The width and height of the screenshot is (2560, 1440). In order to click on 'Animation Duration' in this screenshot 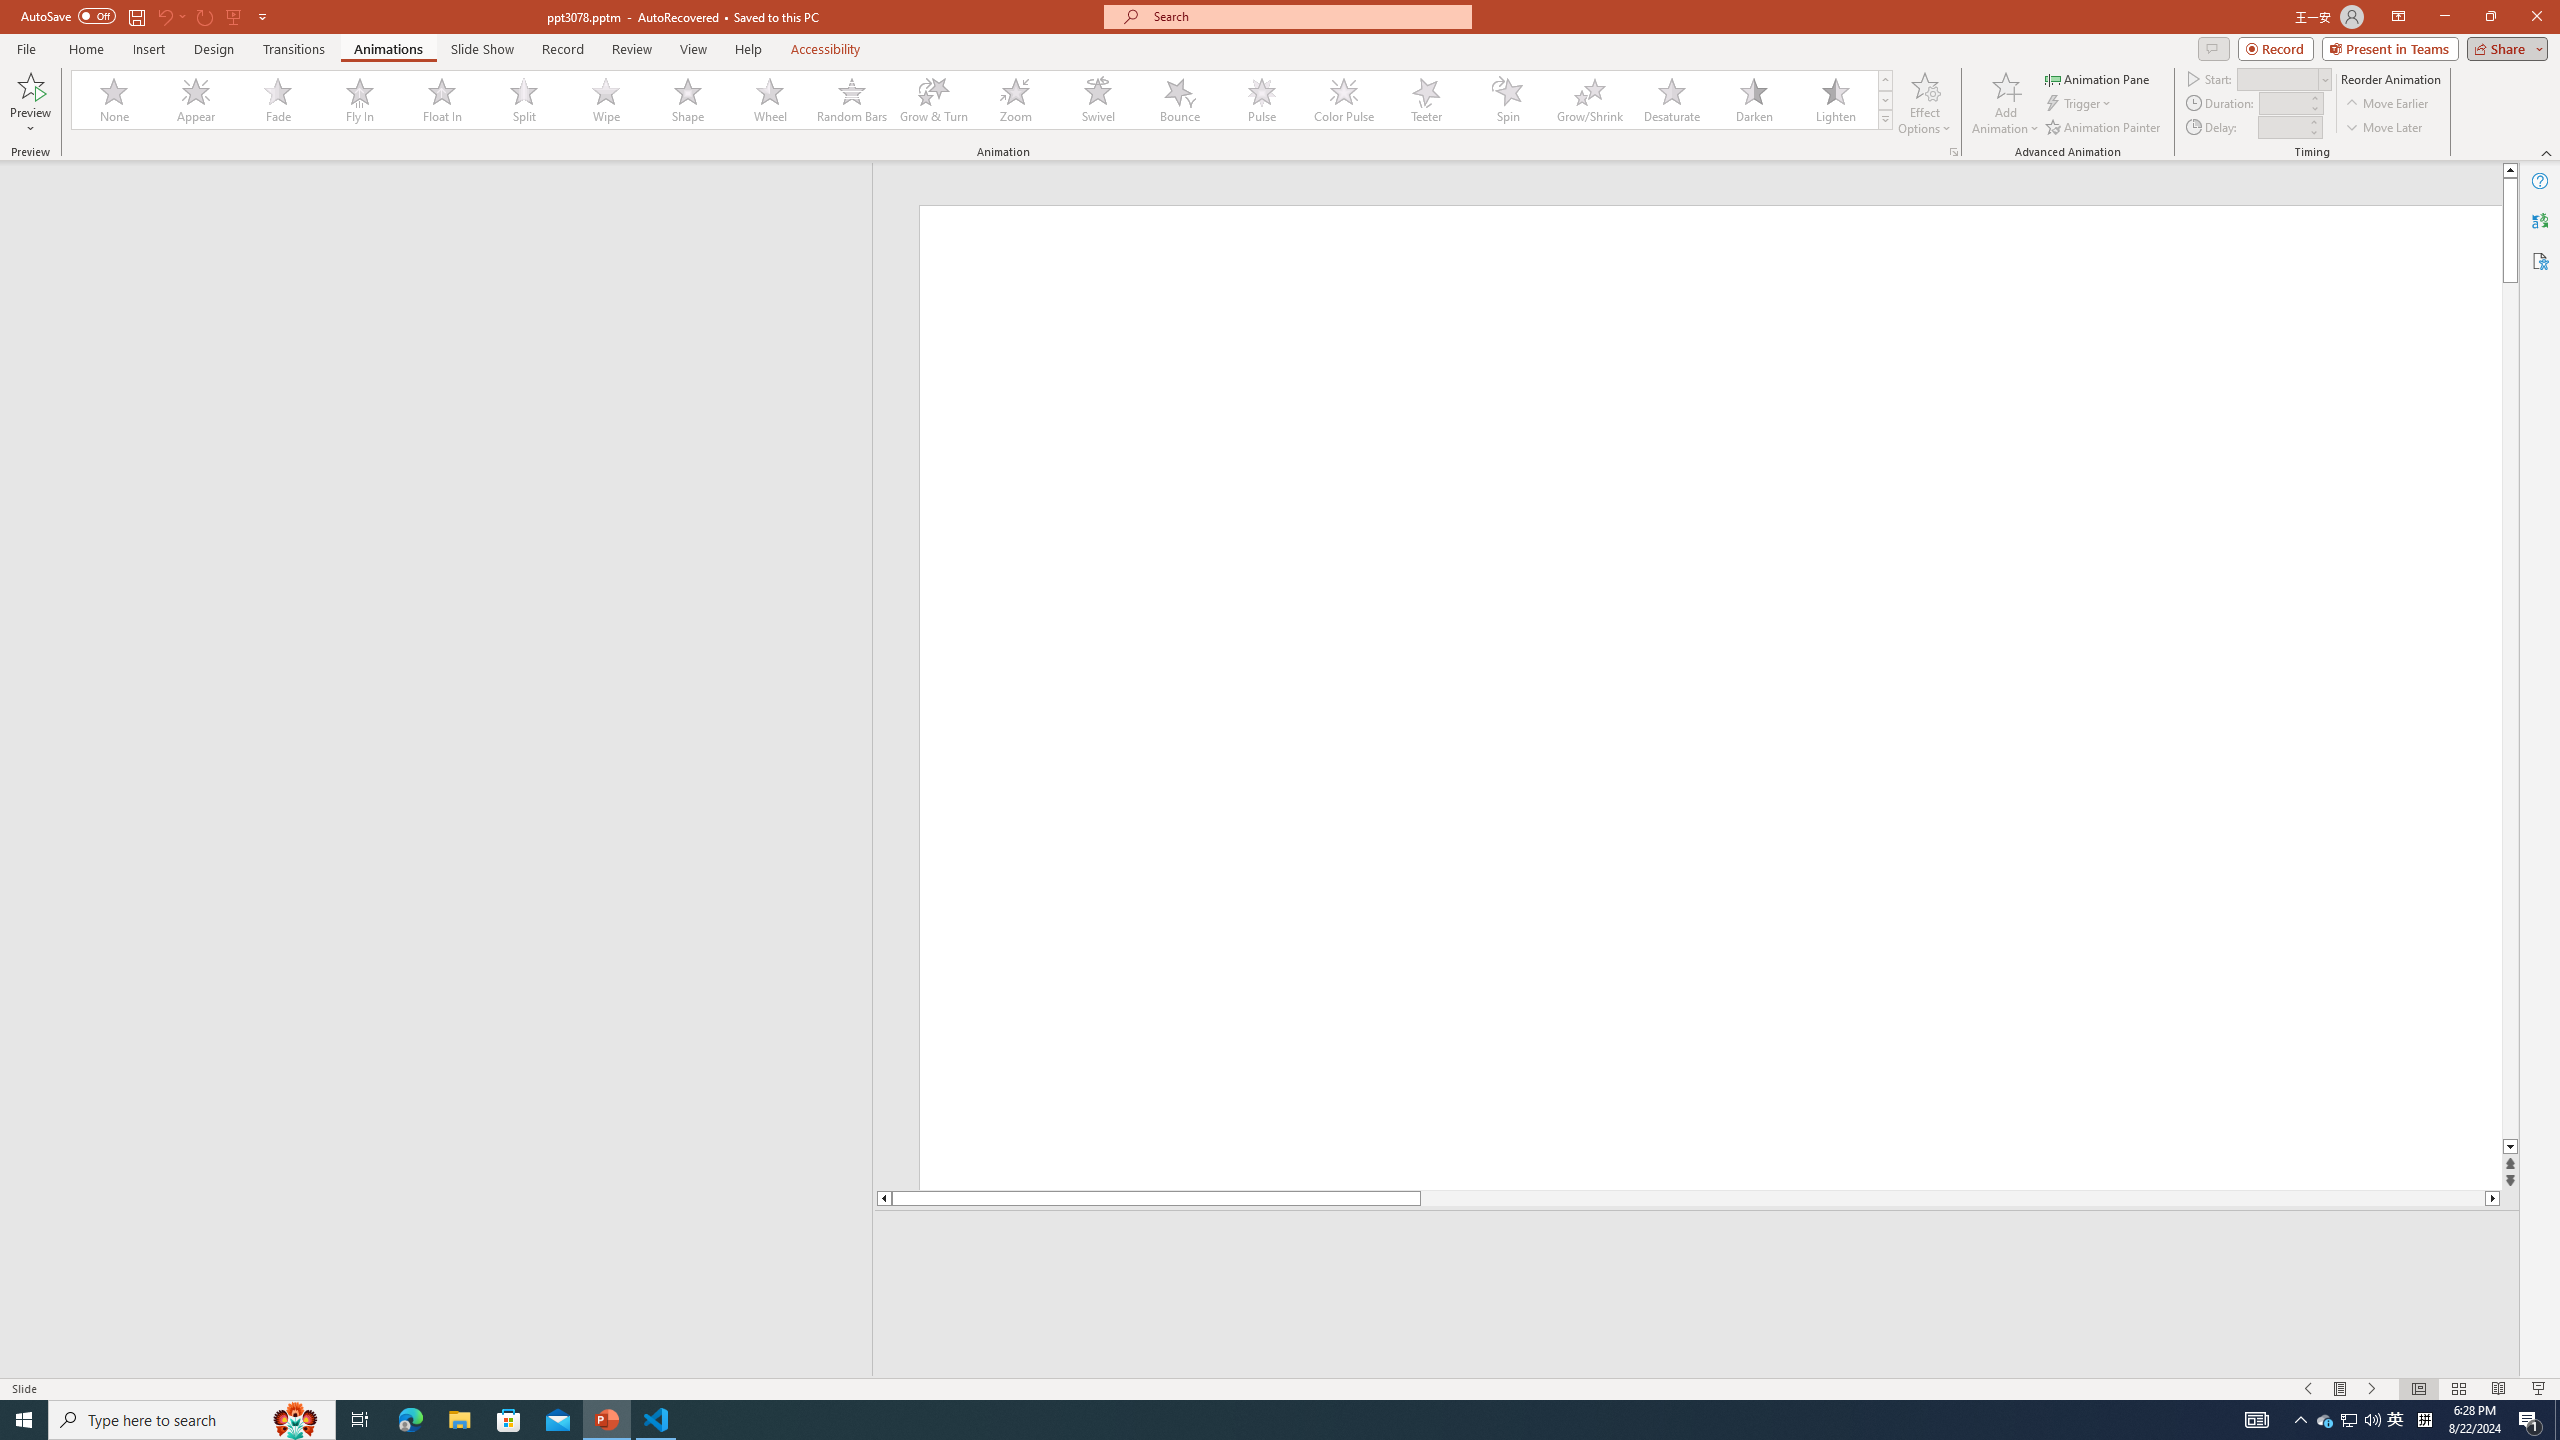, I will do `click(2282, 102)`.